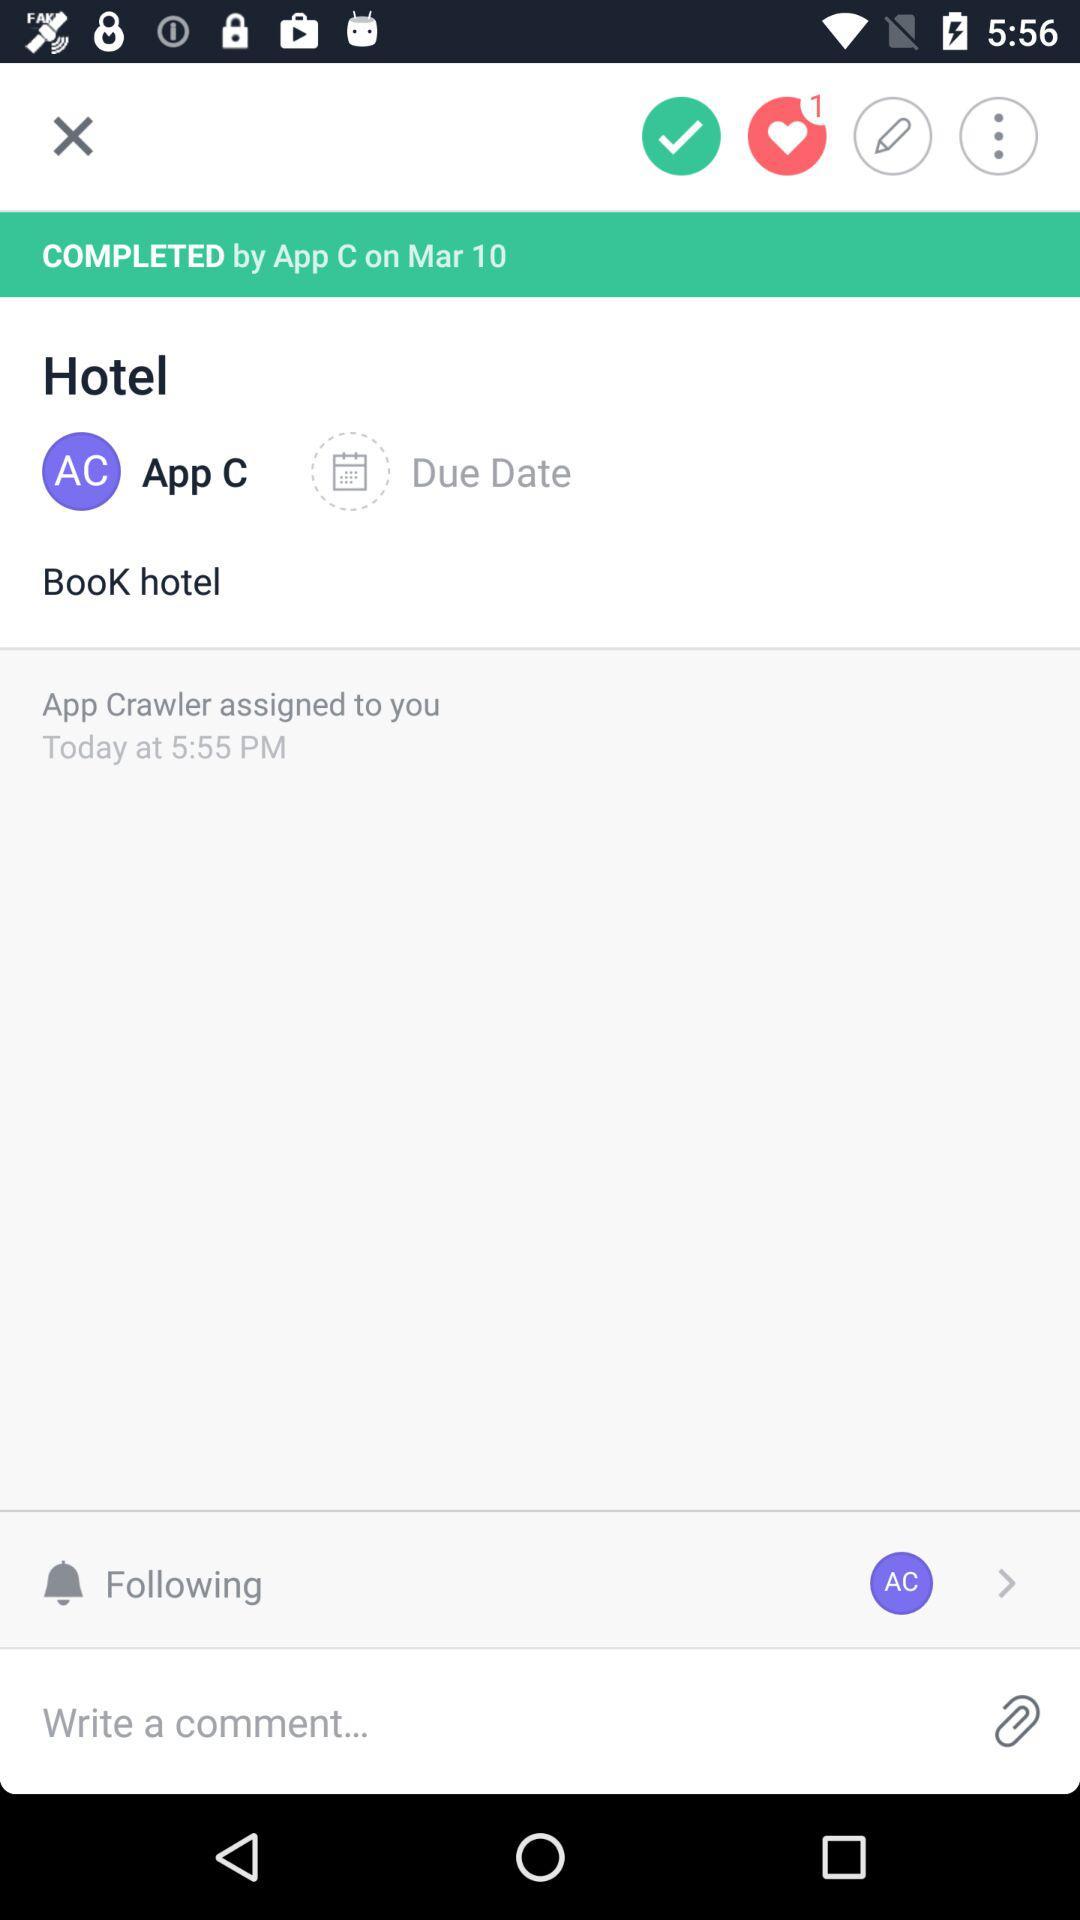 The height and width of the screenshot is (1920, 1080). Describe the element at coordinates (161, 1582) in the screenshot. I see `the following icon` at that location.